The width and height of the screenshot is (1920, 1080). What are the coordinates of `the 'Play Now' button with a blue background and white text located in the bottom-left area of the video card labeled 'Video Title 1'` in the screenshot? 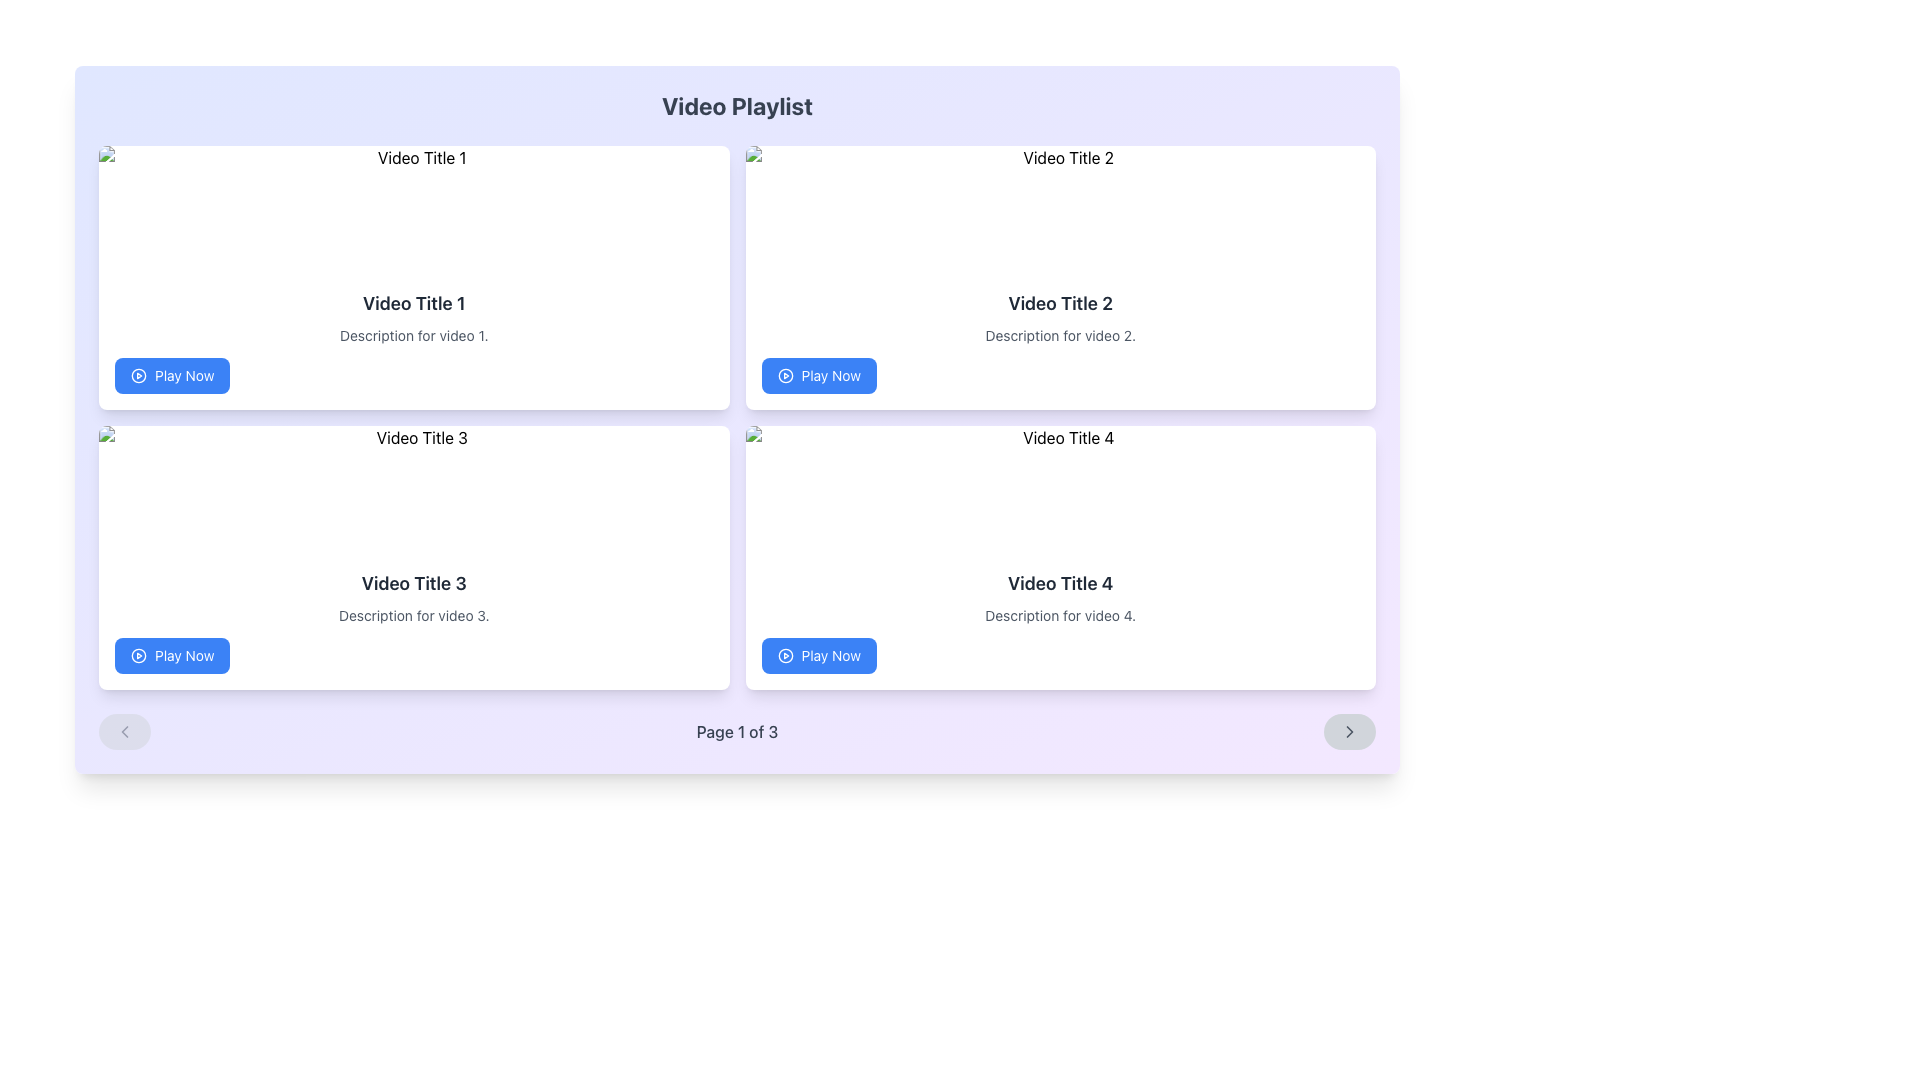 It's located at (172, 375).